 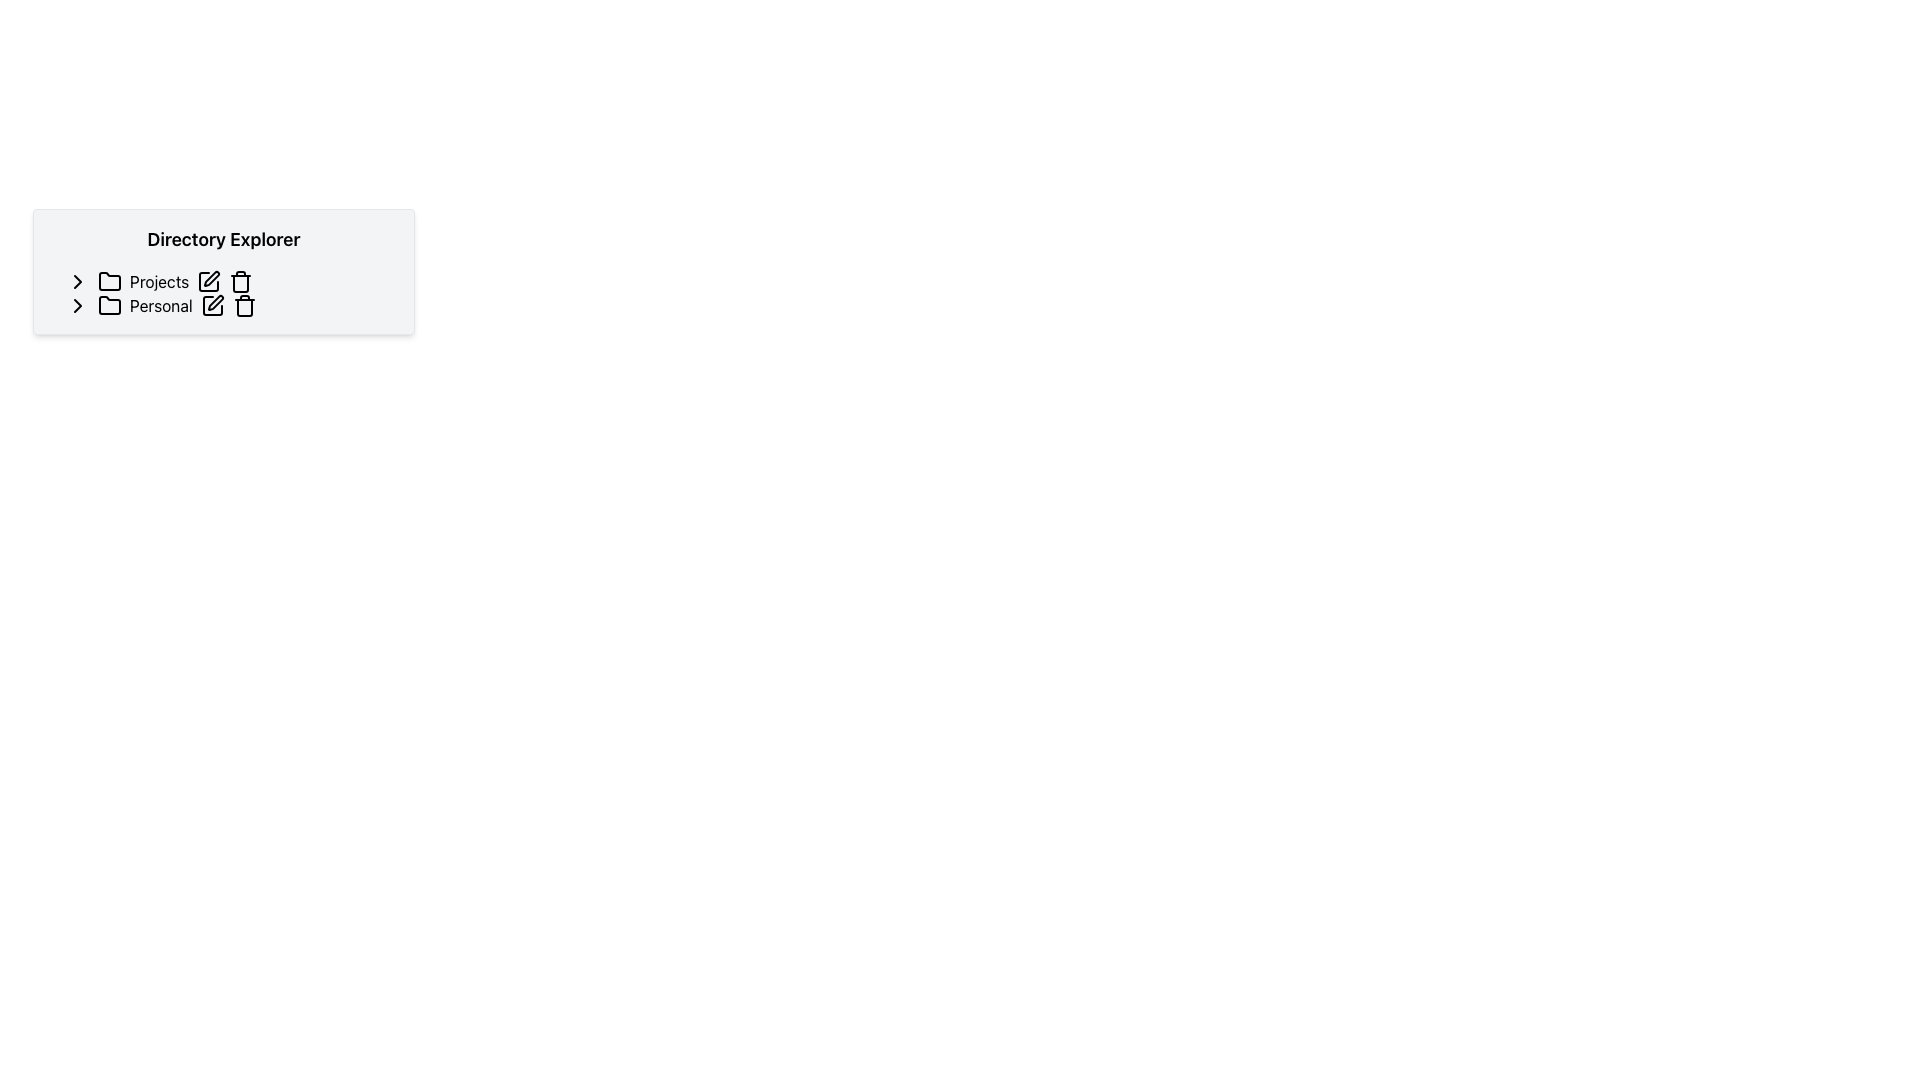 What do you see at coordinates (209, 281) in the screenshot?
I see `the square-shaped icon with rounded corners, located to the left of the pen-shaped icon in the Projects directory explorer UI` at bounding box center [209, 281].